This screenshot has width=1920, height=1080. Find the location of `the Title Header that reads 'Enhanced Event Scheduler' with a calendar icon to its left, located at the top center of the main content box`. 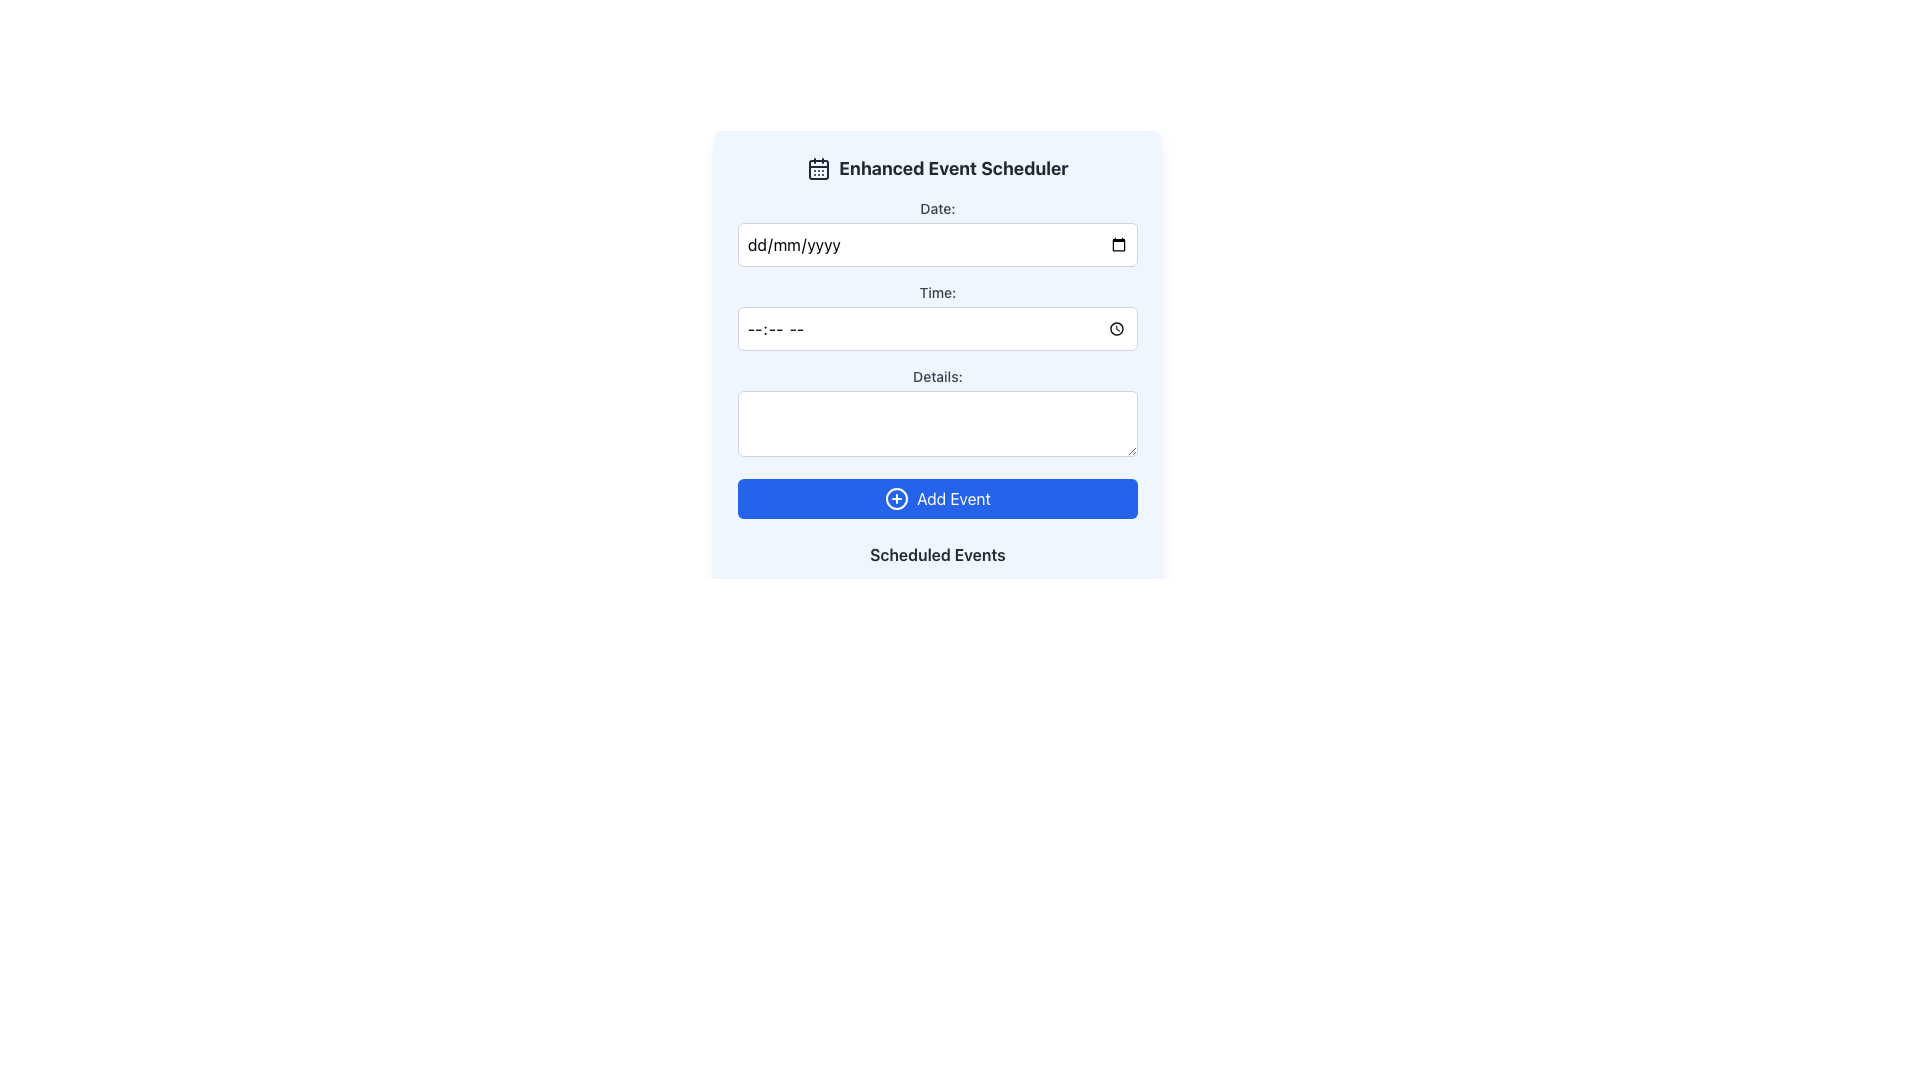

the Title Header that reads 'Enhanced Event Scheduler' with a calendar icon to its left, located at the top center of the main content box is located at coordinates (936, 168).